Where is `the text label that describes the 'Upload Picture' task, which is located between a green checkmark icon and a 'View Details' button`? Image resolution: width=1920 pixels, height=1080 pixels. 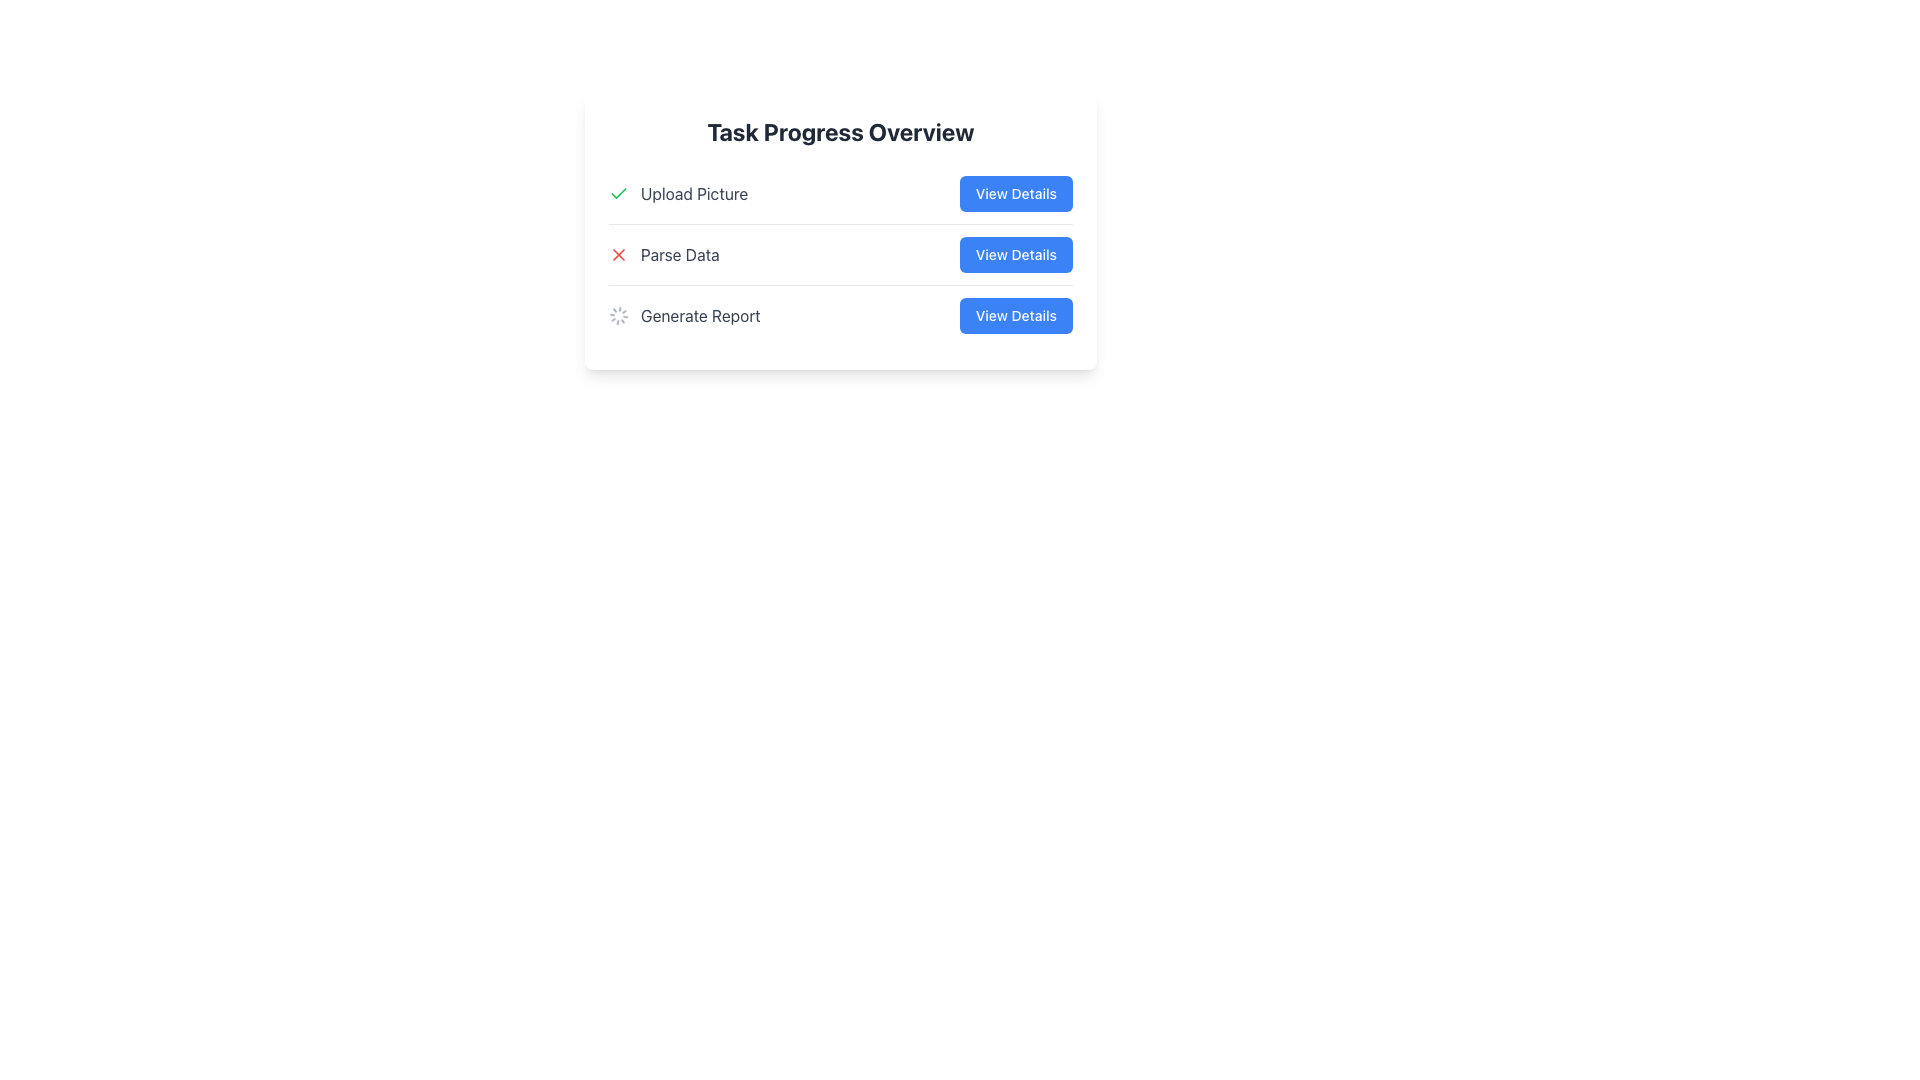
the text label that describes the 'Upload Picture' task, which is located between a green checkmark icon and a 'View Details' button is located at coordinates (694, 193).